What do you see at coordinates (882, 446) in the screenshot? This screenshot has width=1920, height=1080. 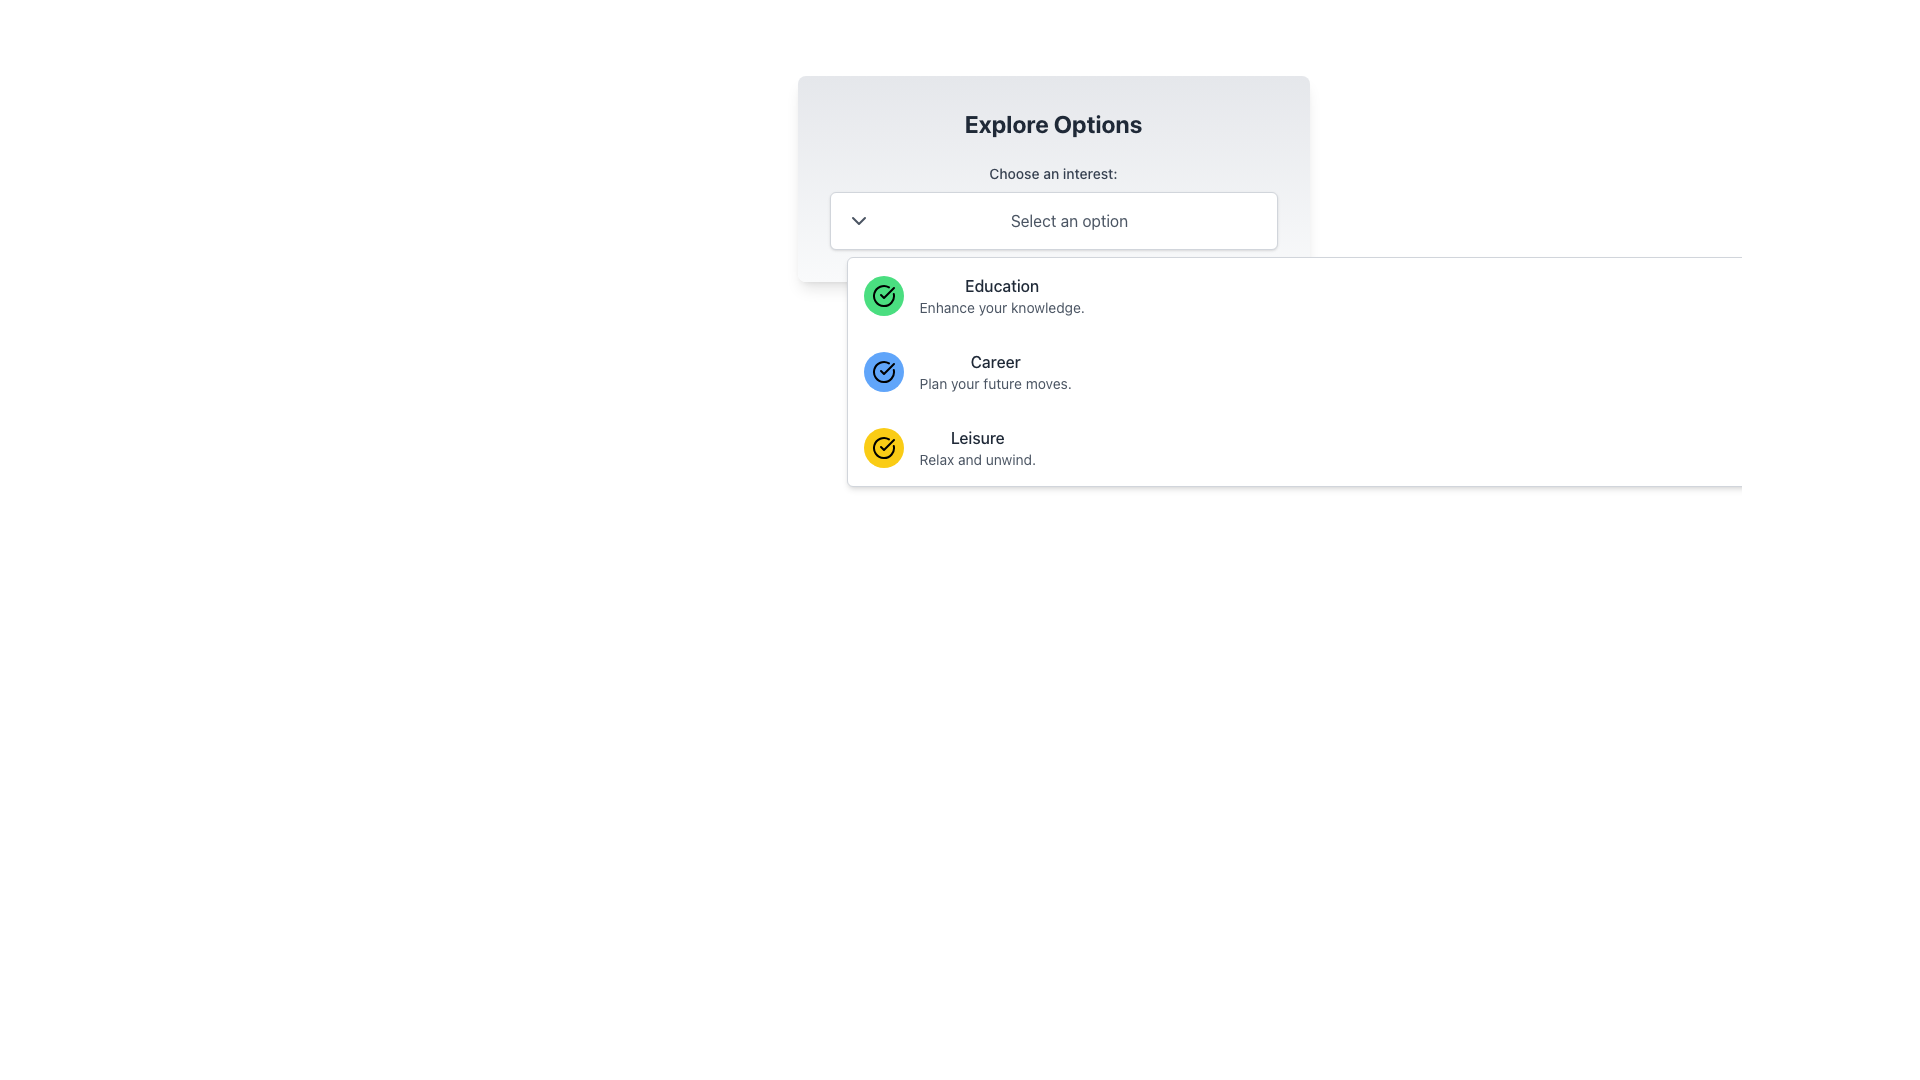 I see `the Leisure category icon, which is the third icon in a vertically stacked list of selectable options, positioned to the left of the text 'Leisure' and 'Relax and unwind.'` at bounding box center [882, 446].